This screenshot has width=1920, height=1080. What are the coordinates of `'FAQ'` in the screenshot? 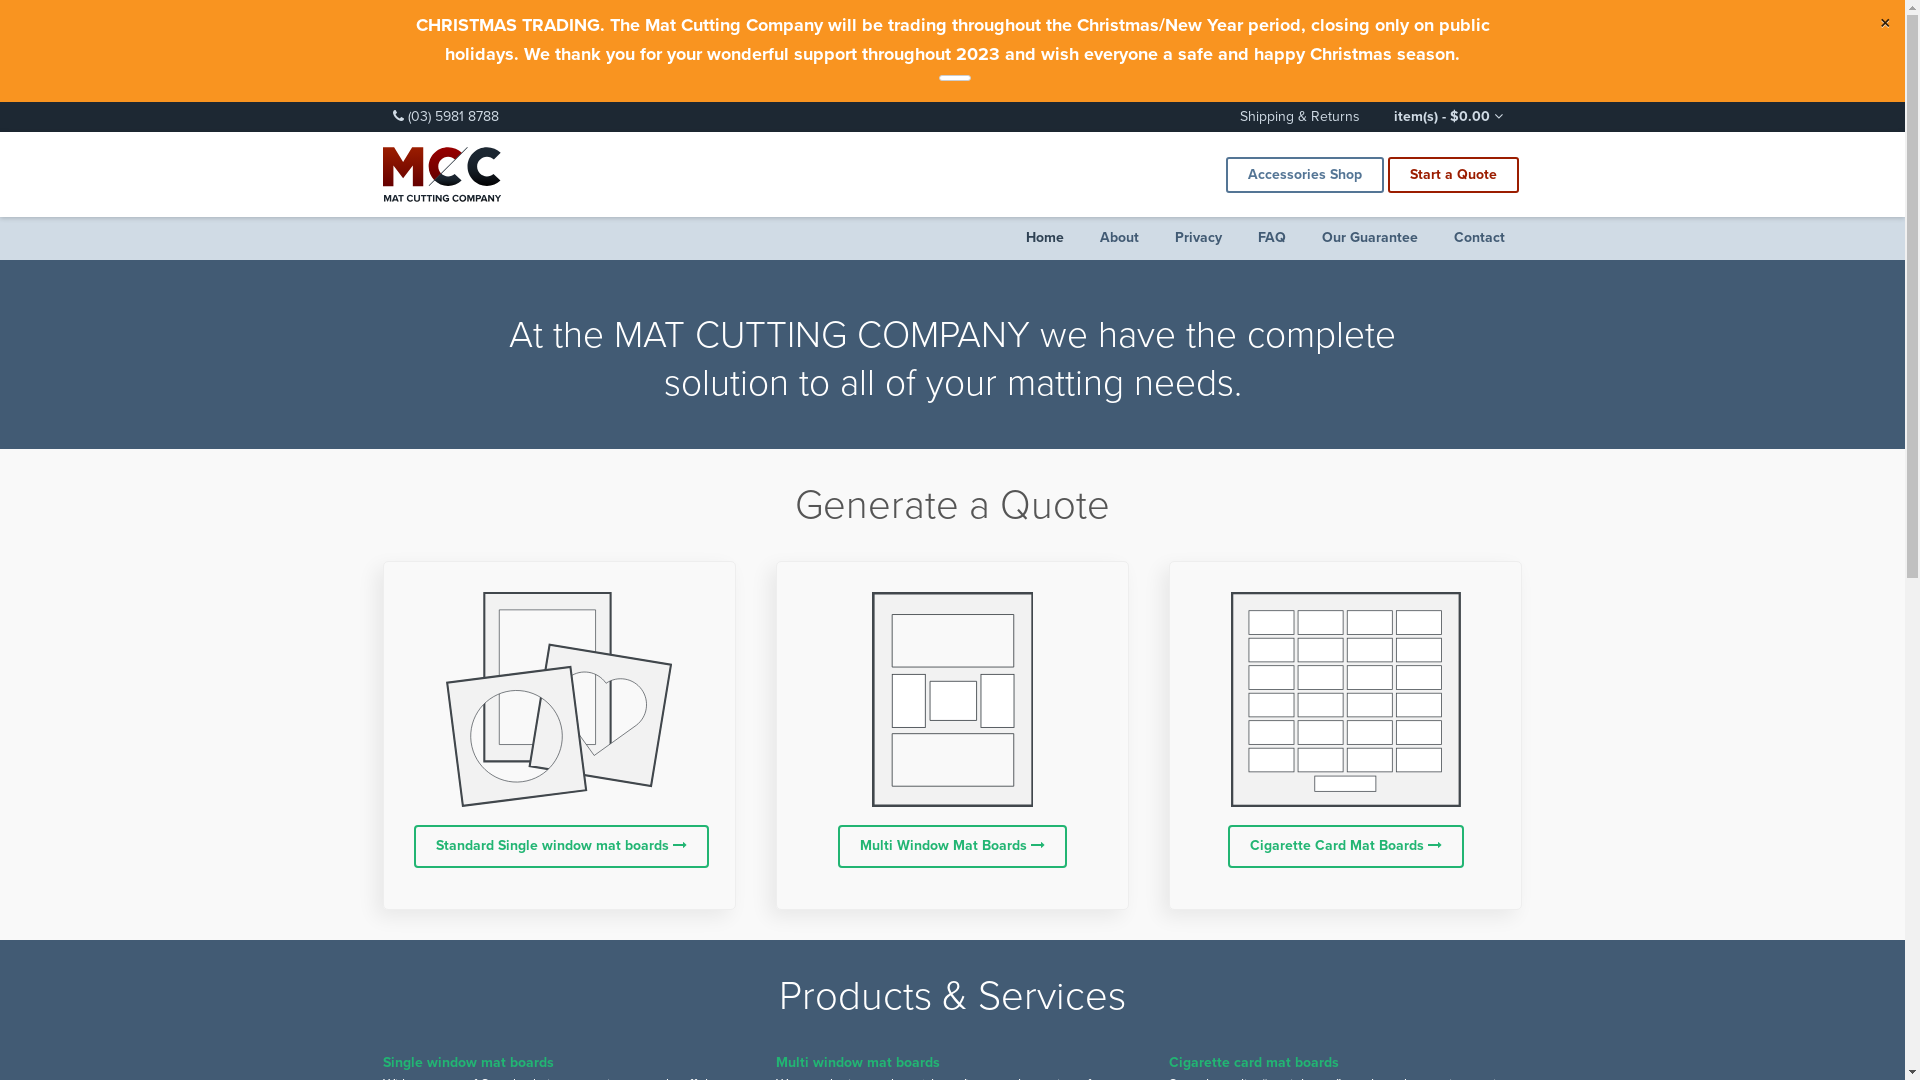 It's located at (1271, 237).